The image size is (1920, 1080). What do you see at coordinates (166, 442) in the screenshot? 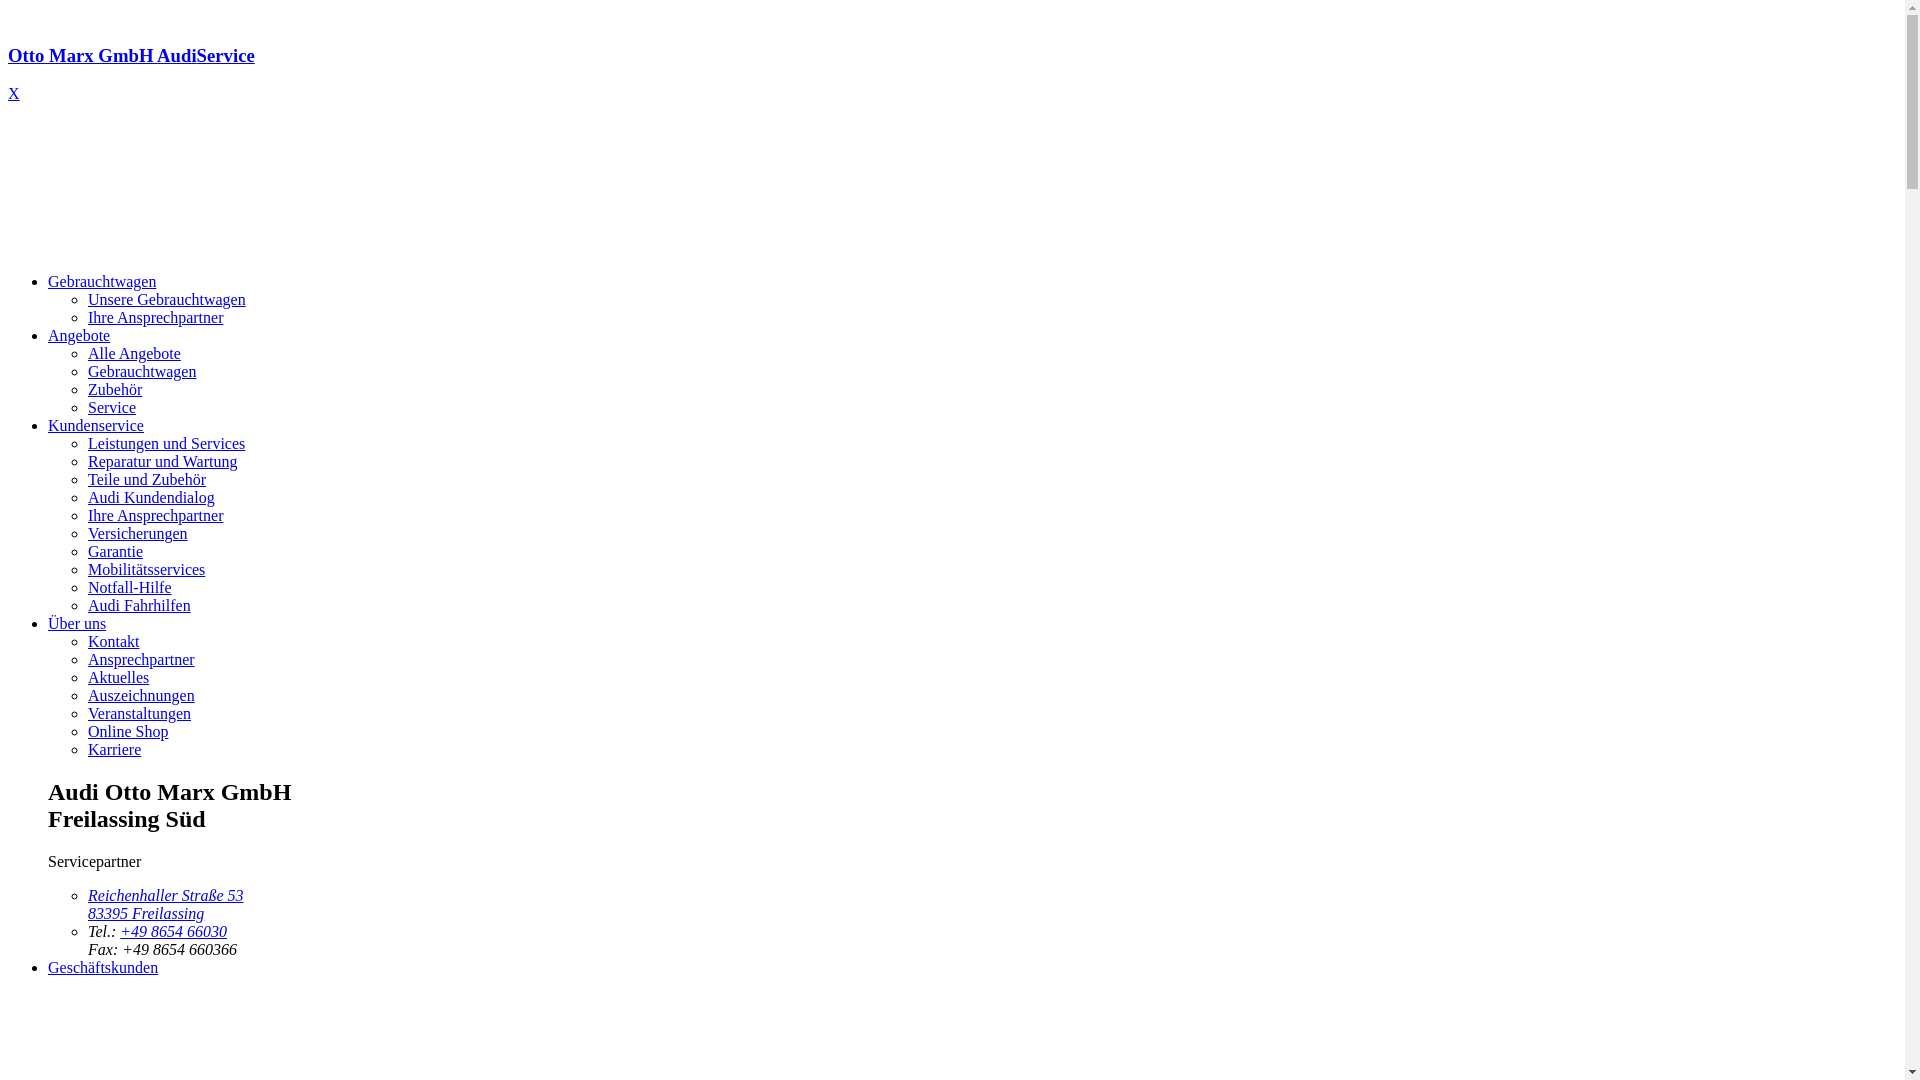
I see `'Leistungen und Services'` at bounding box center [166, 442].